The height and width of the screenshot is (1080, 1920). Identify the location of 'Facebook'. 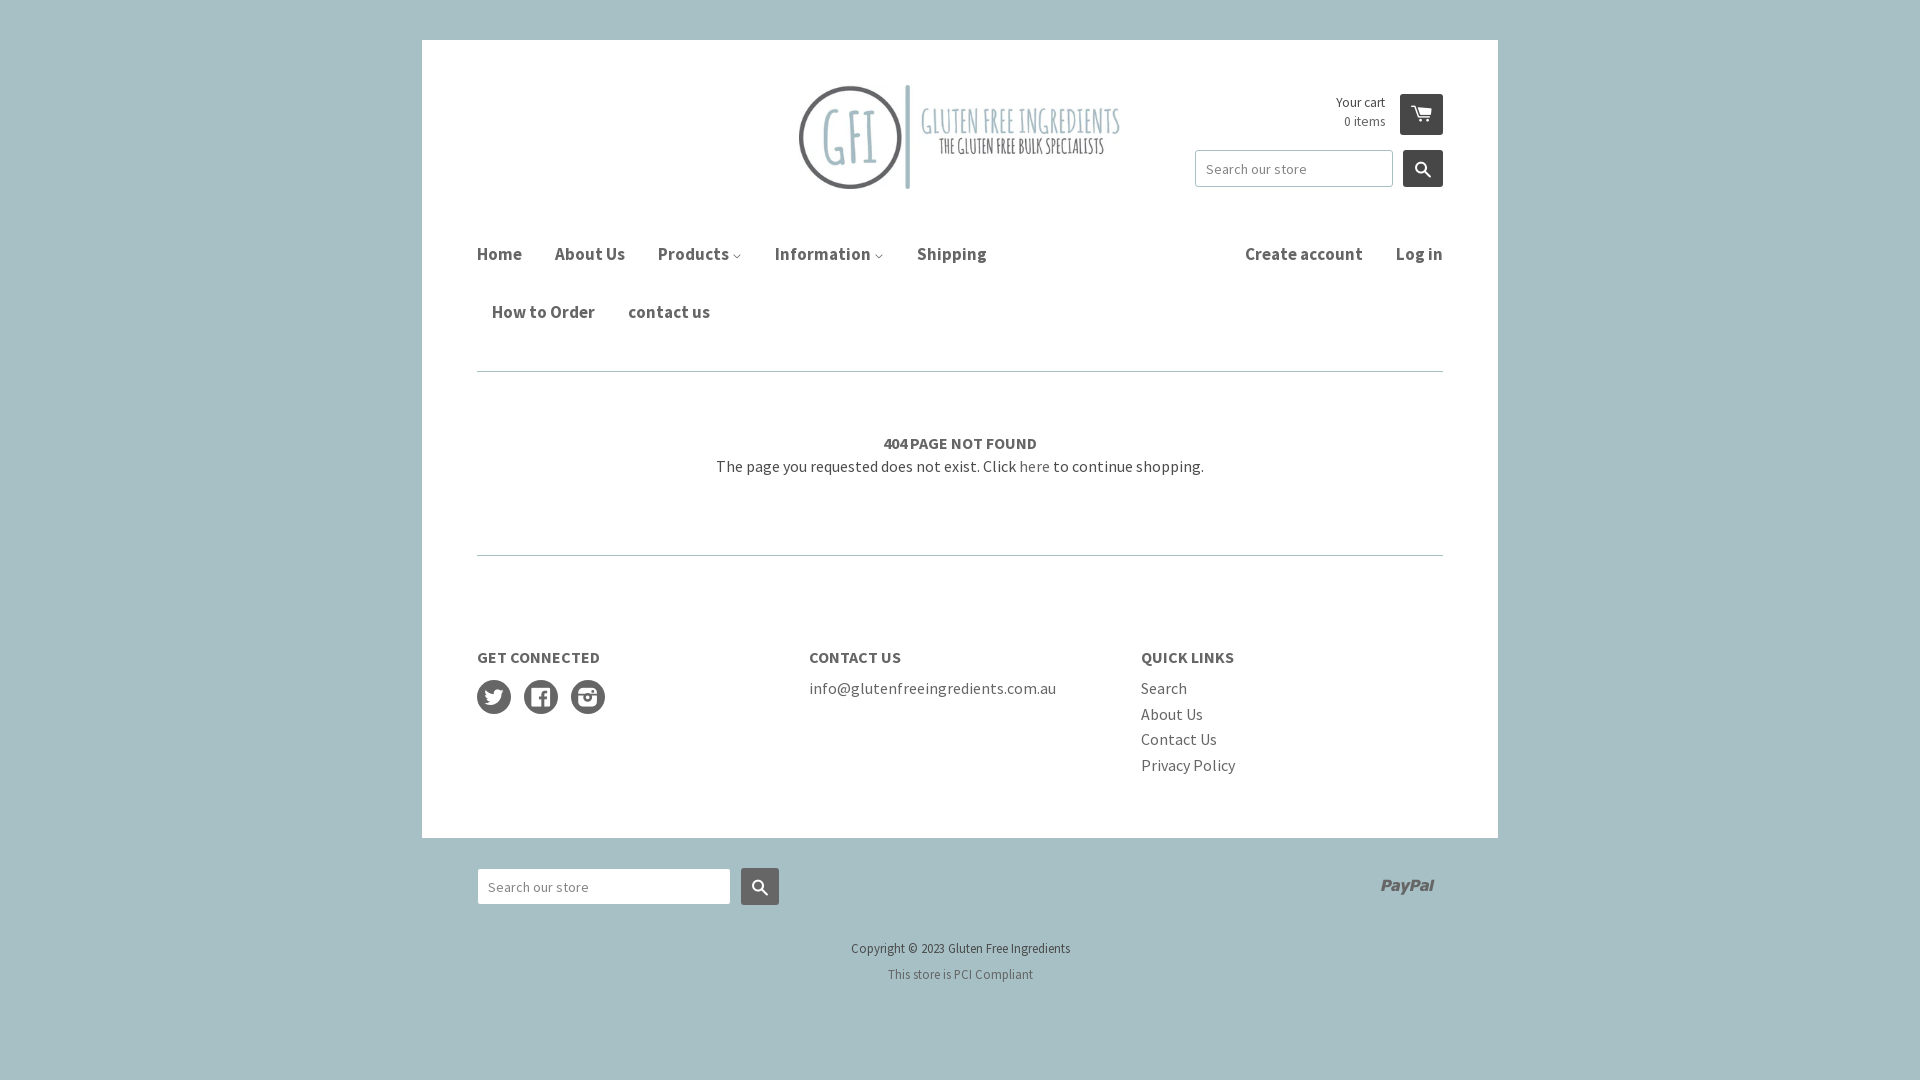
(541, 697).